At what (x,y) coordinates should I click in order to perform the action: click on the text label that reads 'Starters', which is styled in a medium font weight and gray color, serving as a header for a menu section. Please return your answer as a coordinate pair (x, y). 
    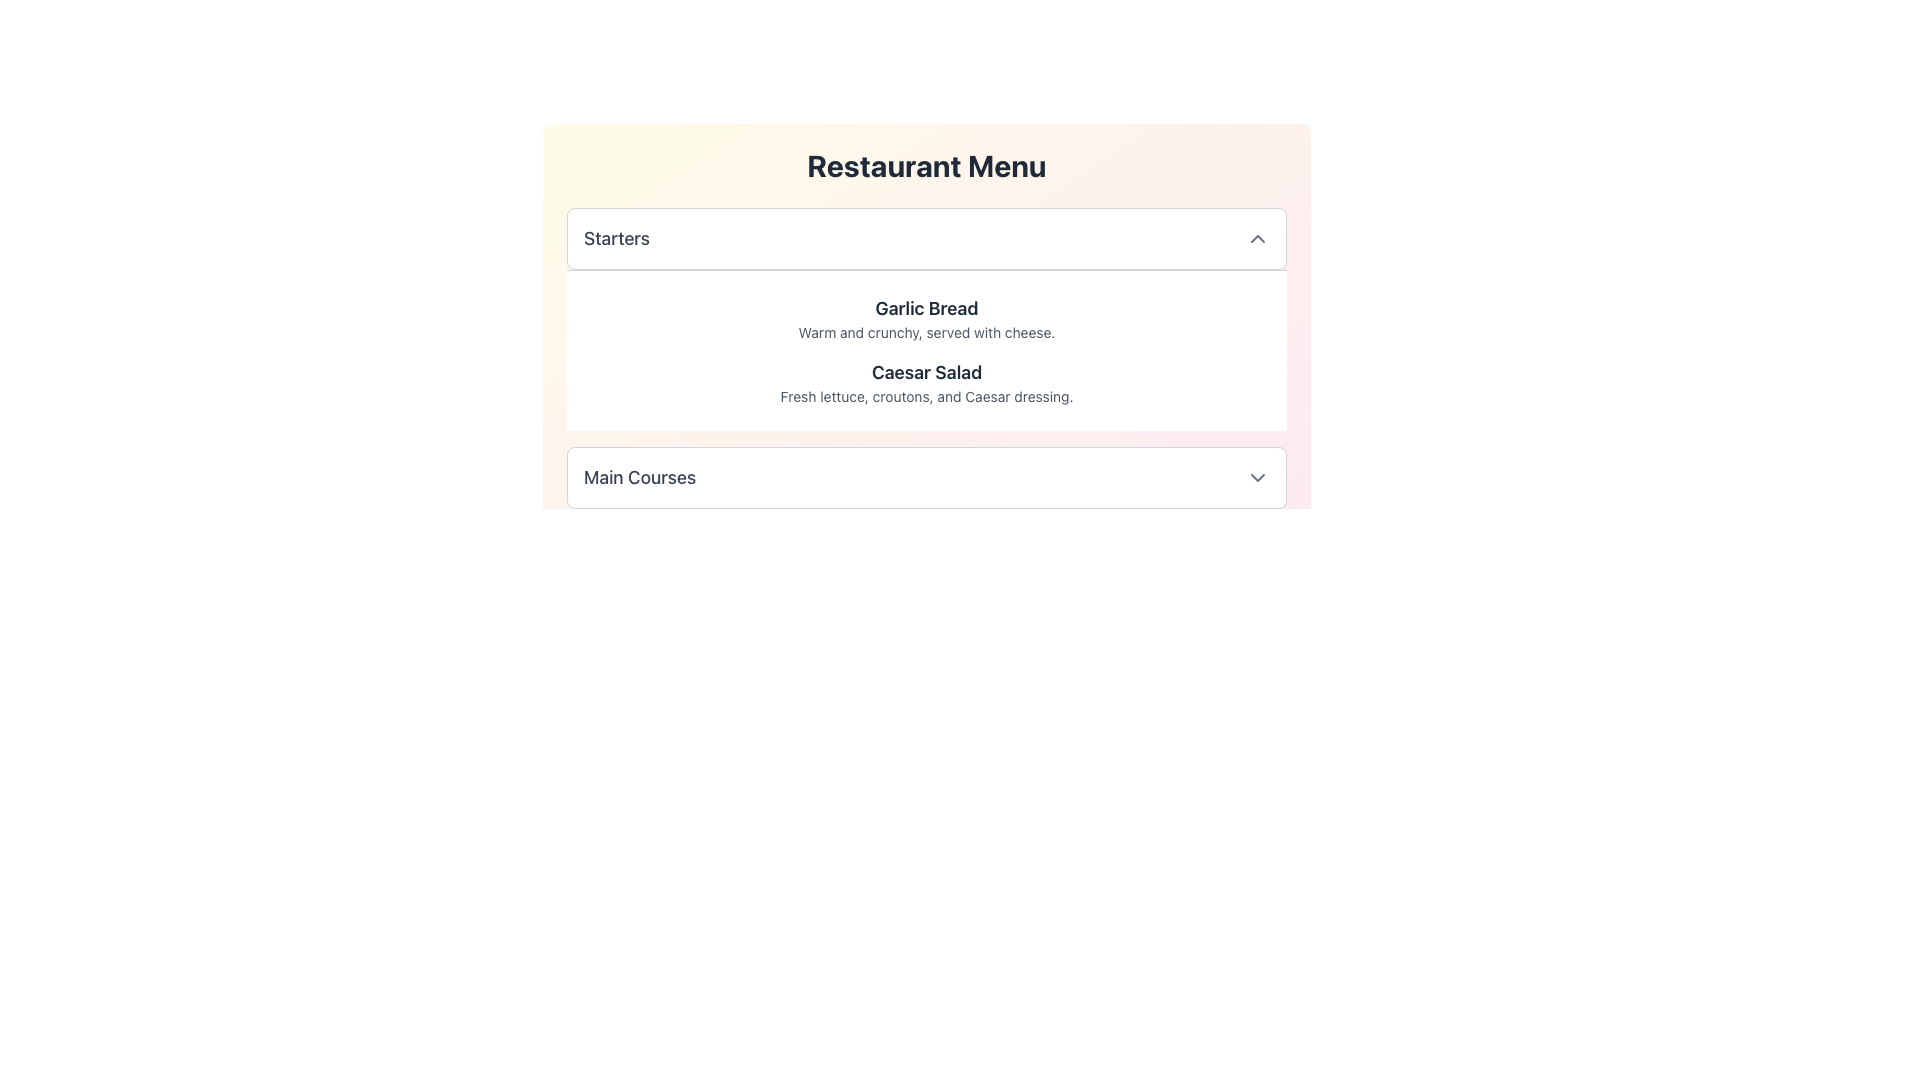
    Looking at the image, I should click on (616, 238).